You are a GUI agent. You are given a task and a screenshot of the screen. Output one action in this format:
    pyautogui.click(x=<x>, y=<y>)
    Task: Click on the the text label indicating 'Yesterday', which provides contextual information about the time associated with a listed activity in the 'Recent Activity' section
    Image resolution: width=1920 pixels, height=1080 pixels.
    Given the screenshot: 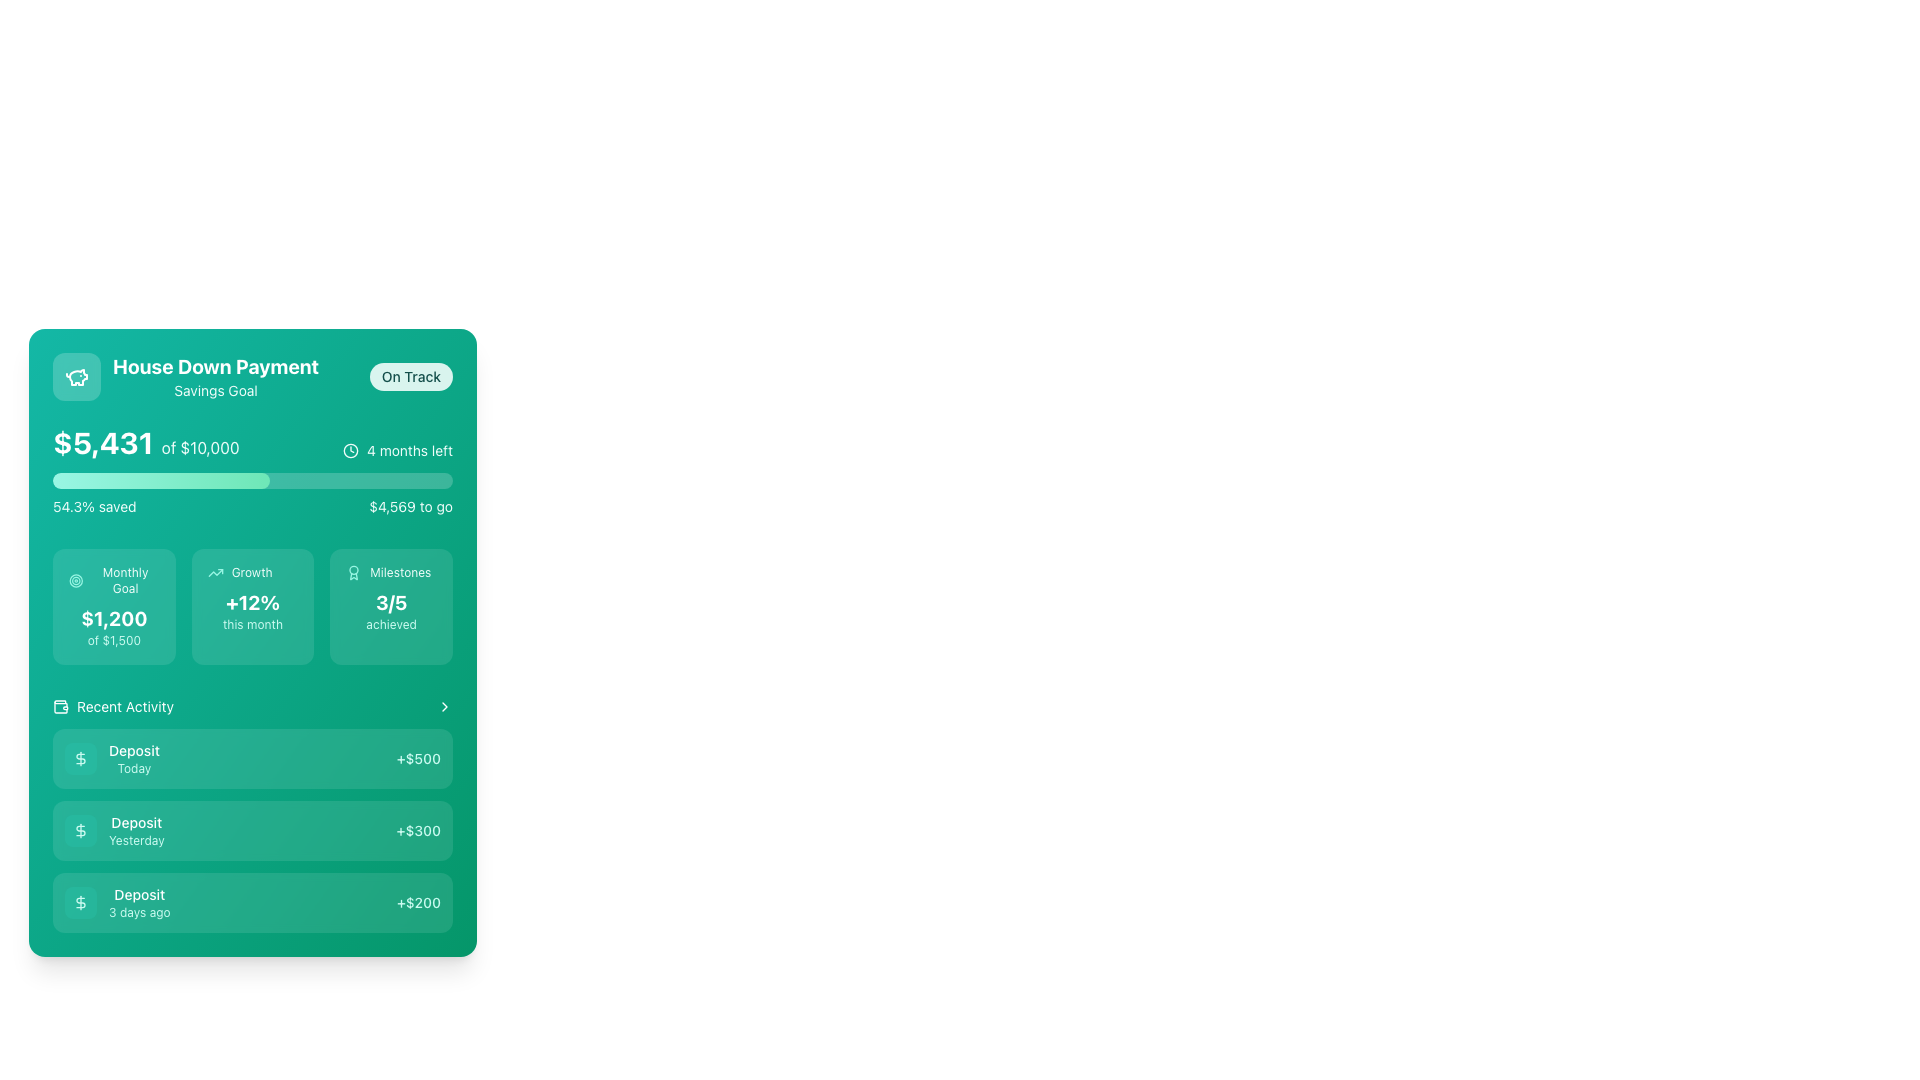 What is the action you would take?
    pyautogui.click(x=135, y=840)
    